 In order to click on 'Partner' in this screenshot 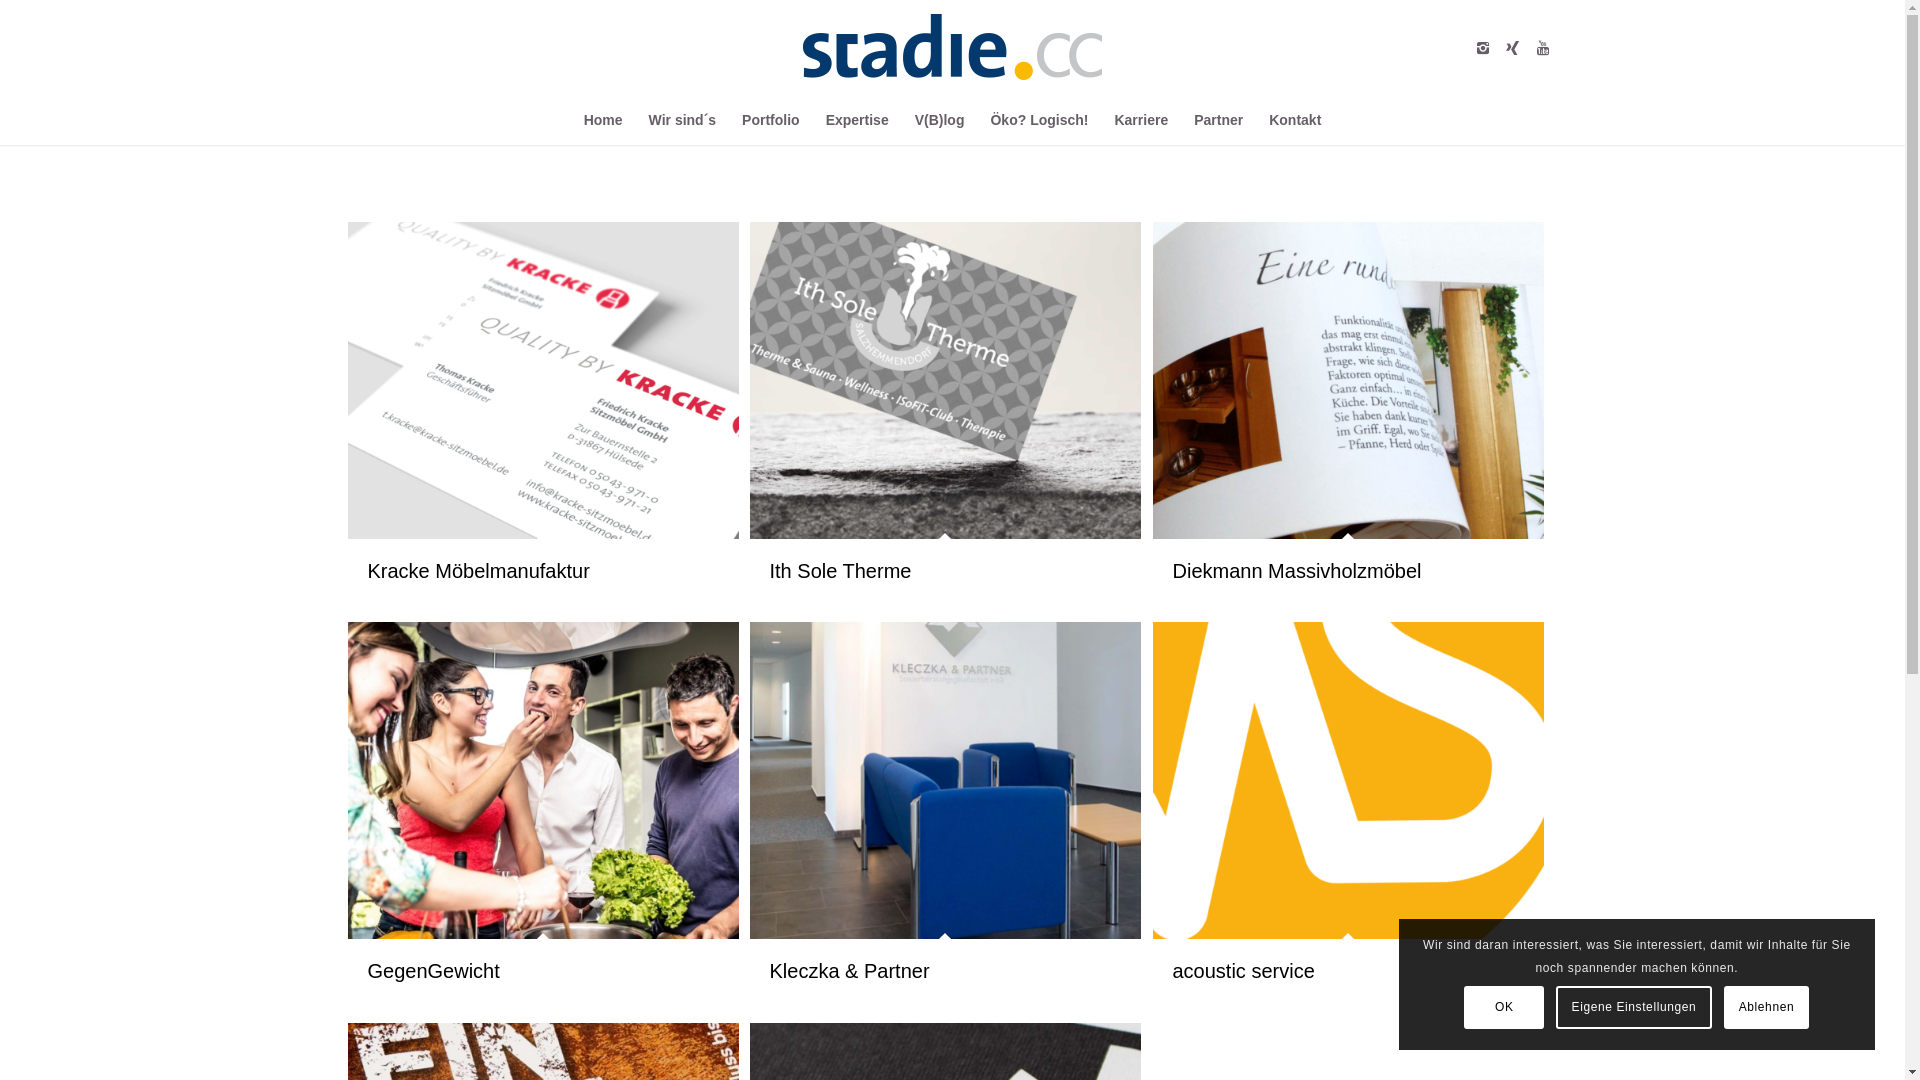, I will do `click(1217, 119)`.